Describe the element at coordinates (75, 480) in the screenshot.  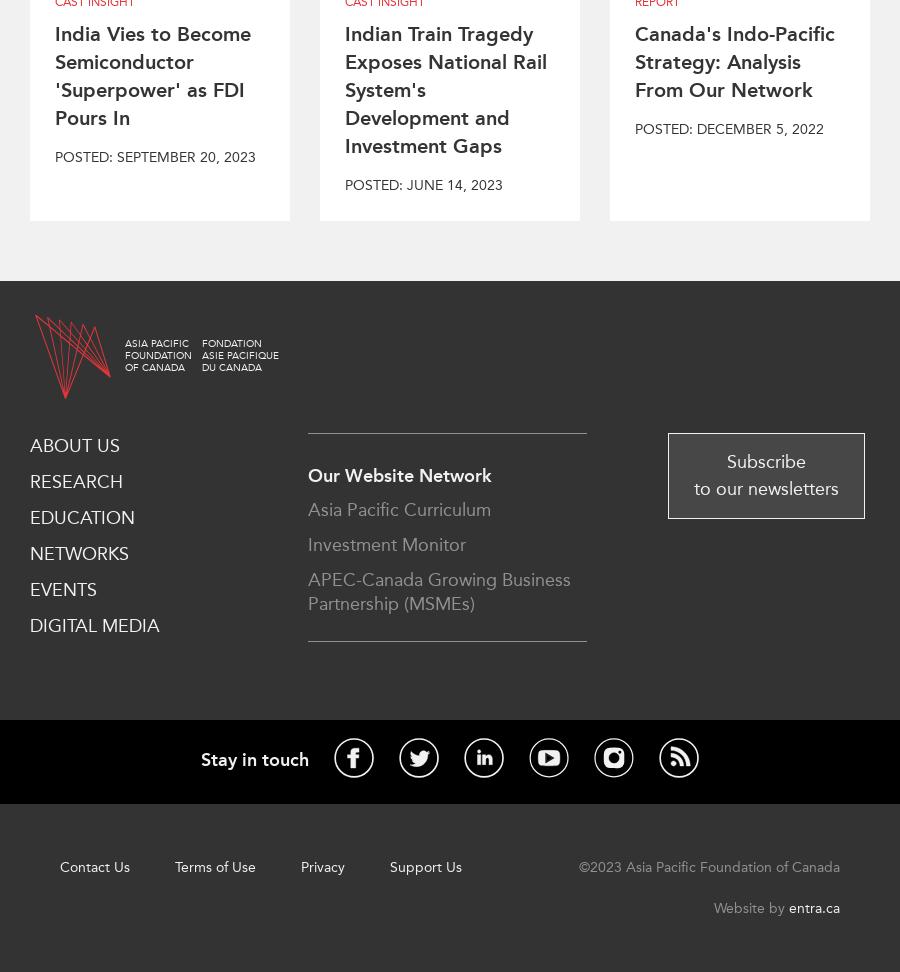
I see `'Research'` at that location.